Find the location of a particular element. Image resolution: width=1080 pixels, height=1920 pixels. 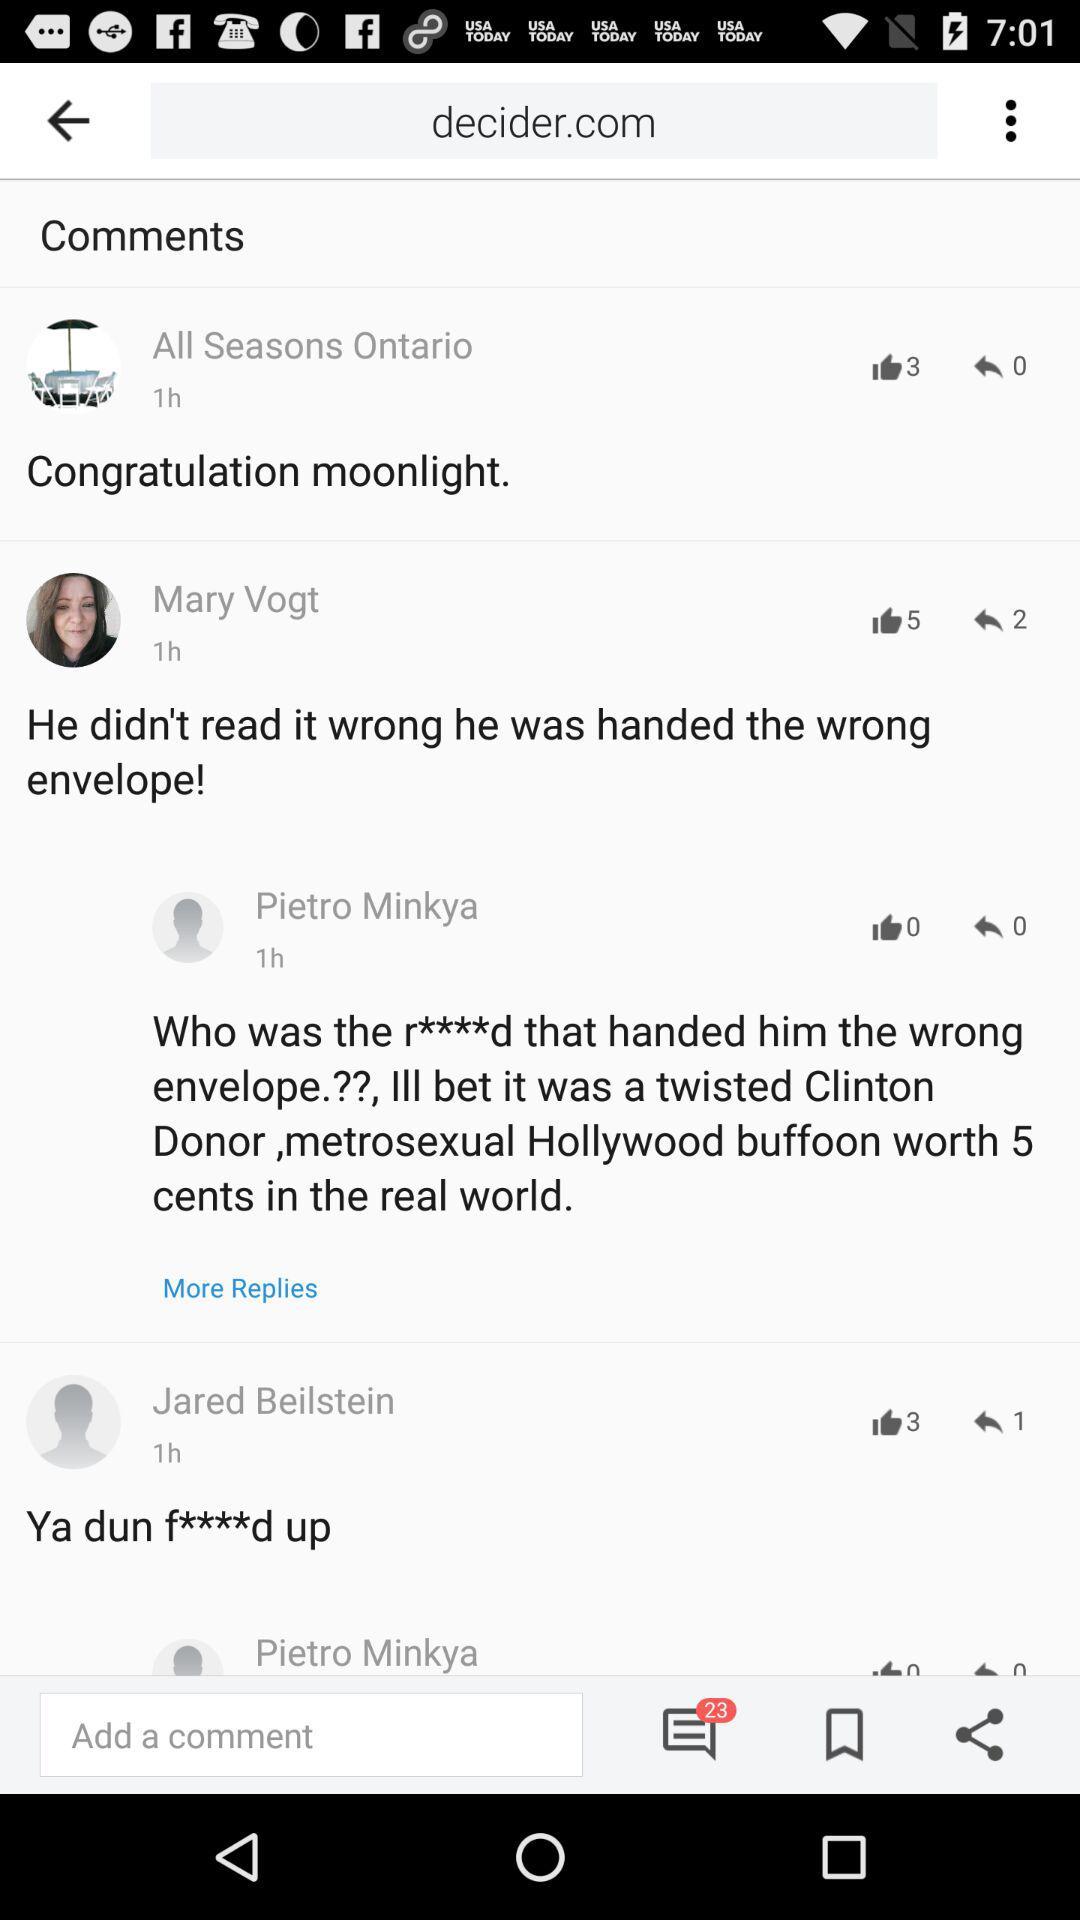

the more replies icon is located at coordinates (239, 1287).